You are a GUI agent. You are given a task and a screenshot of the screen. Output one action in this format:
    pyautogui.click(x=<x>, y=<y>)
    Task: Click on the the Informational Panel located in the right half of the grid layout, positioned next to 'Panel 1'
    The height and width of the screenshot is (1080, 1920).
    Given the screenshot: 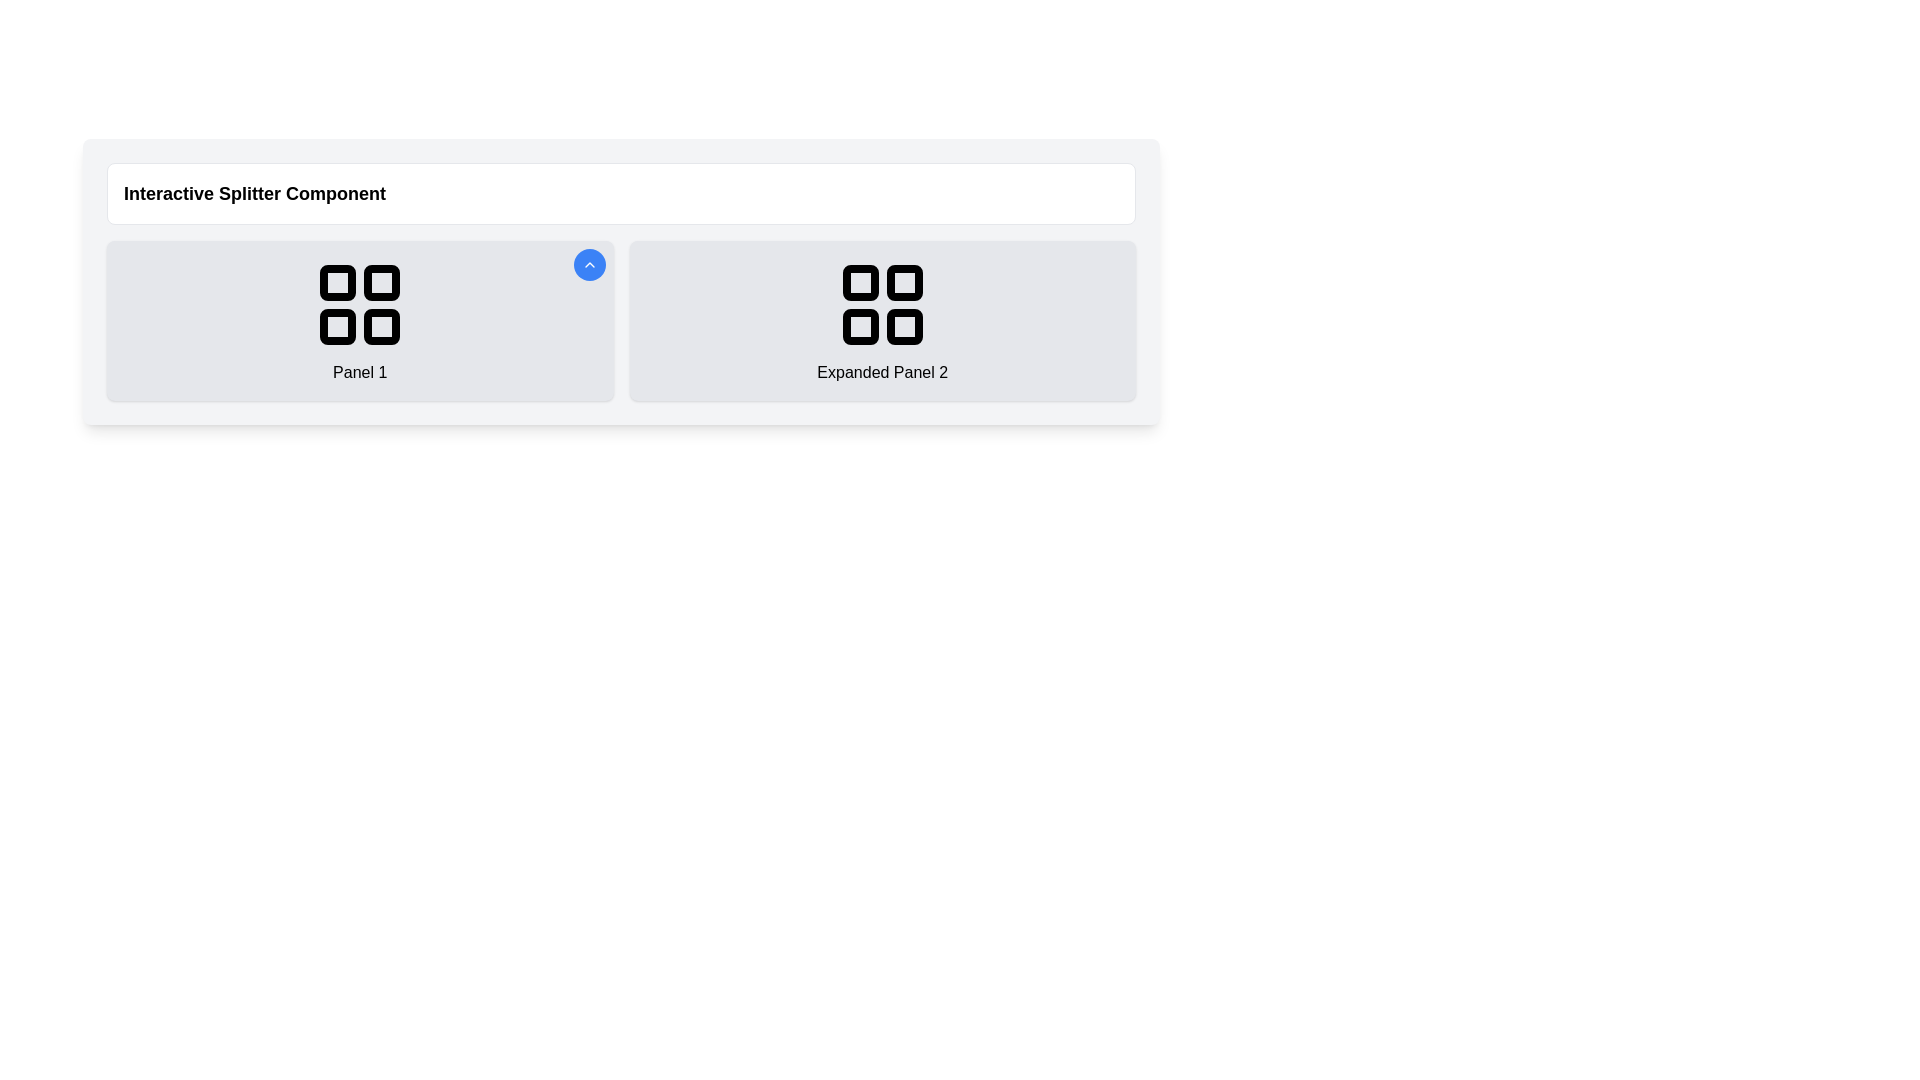 What is the action you would take?
    pyautogui.click(x=881, y=319)
    